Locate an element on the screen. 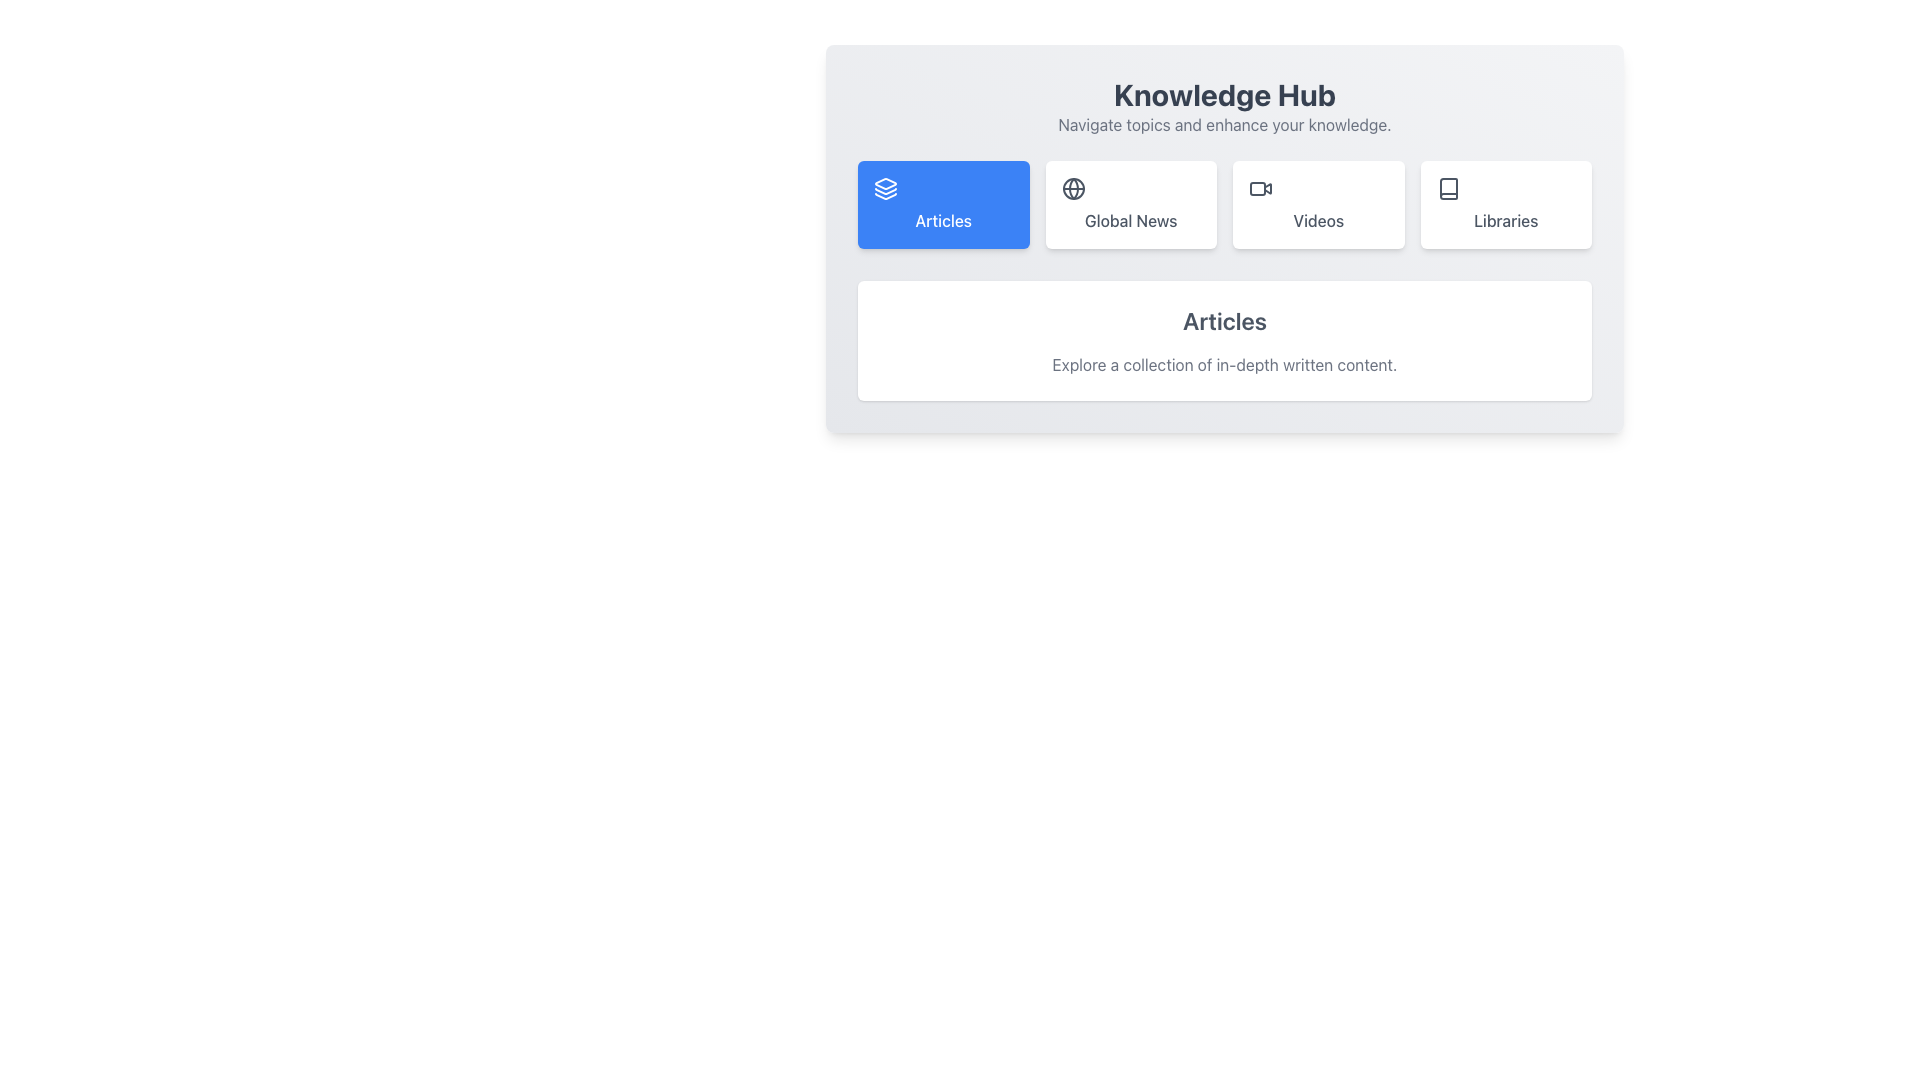 The width and height of the screenshot is (1920, 1080). the middle layer of the stacked-layer icon representing 'Articles', which is visually smaller than the first layer and larger than the third layer, located at the coordinates provided is located at coordinates (885, 191).